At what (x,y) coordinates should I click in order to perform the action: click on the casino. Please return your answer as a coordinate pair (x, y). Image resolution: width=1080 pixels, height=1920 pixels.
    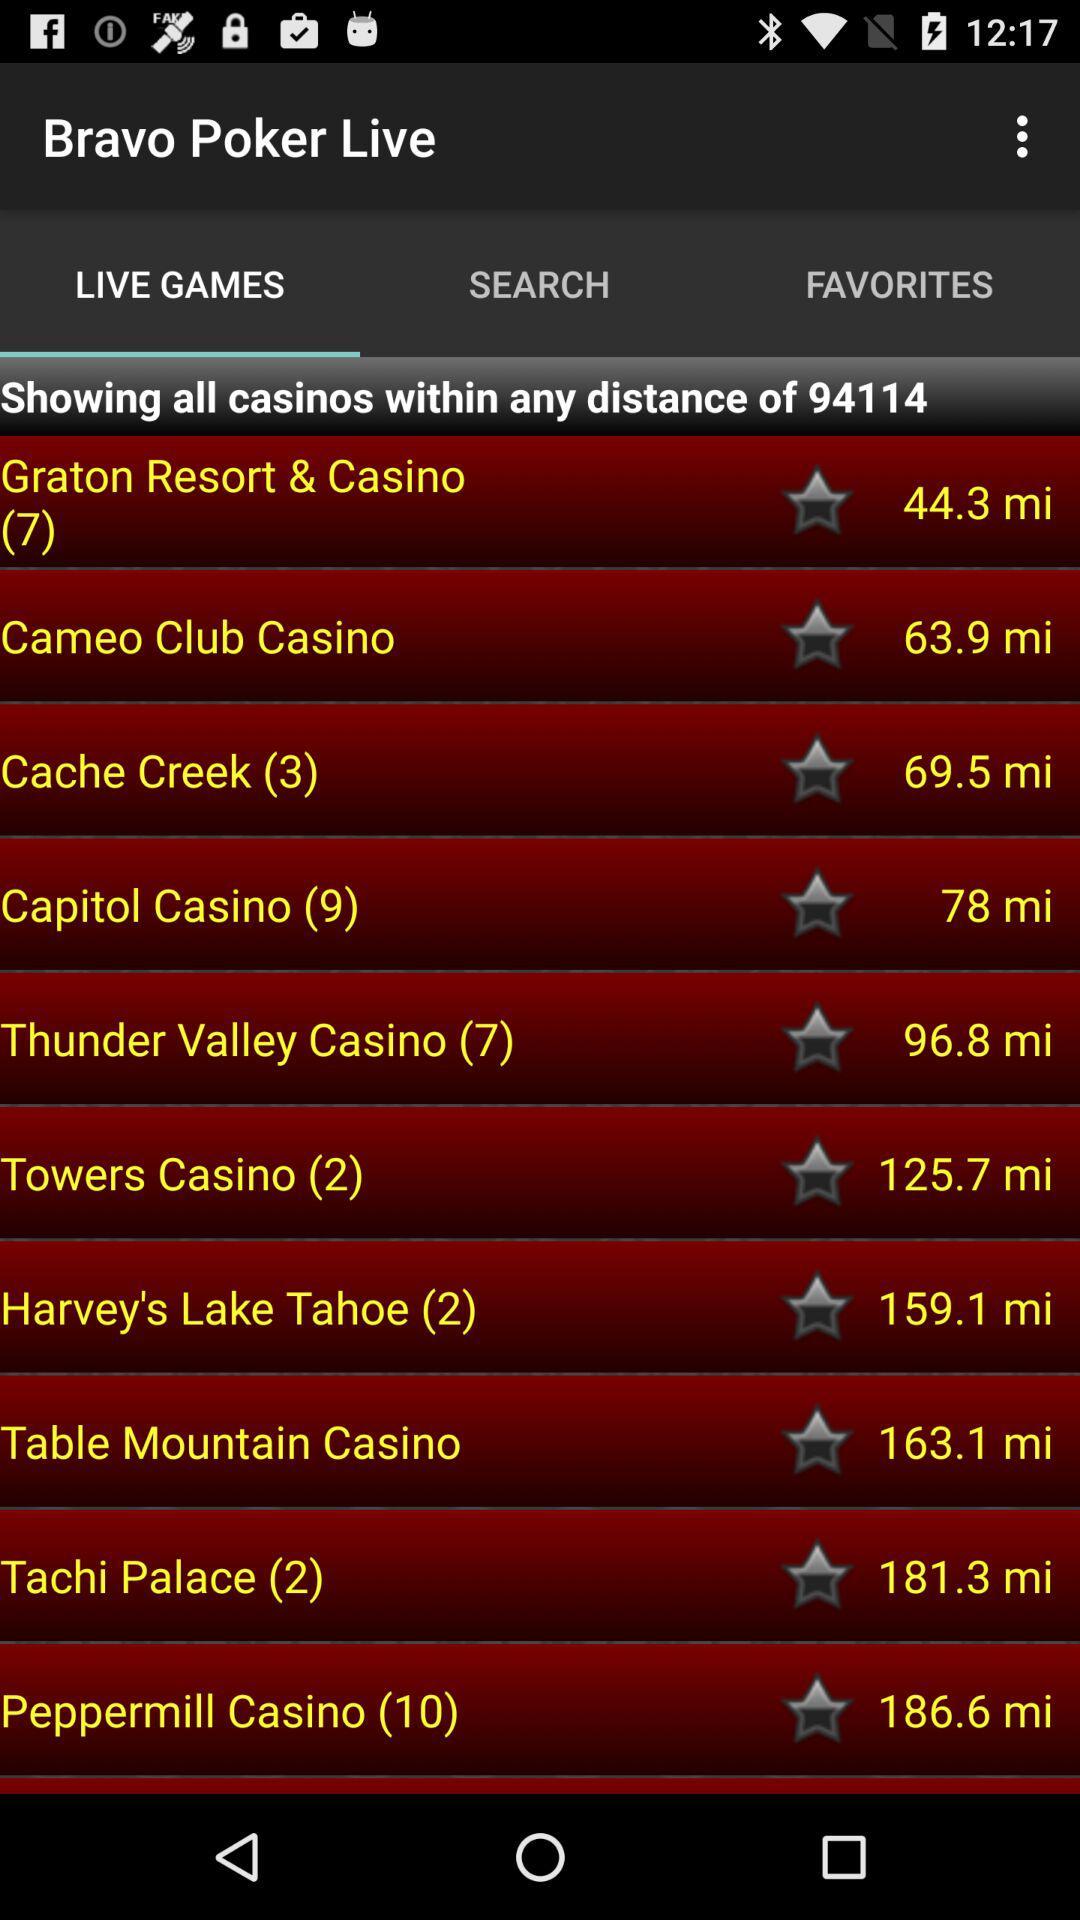
    Looking at the image, I should click on (817, 1038).